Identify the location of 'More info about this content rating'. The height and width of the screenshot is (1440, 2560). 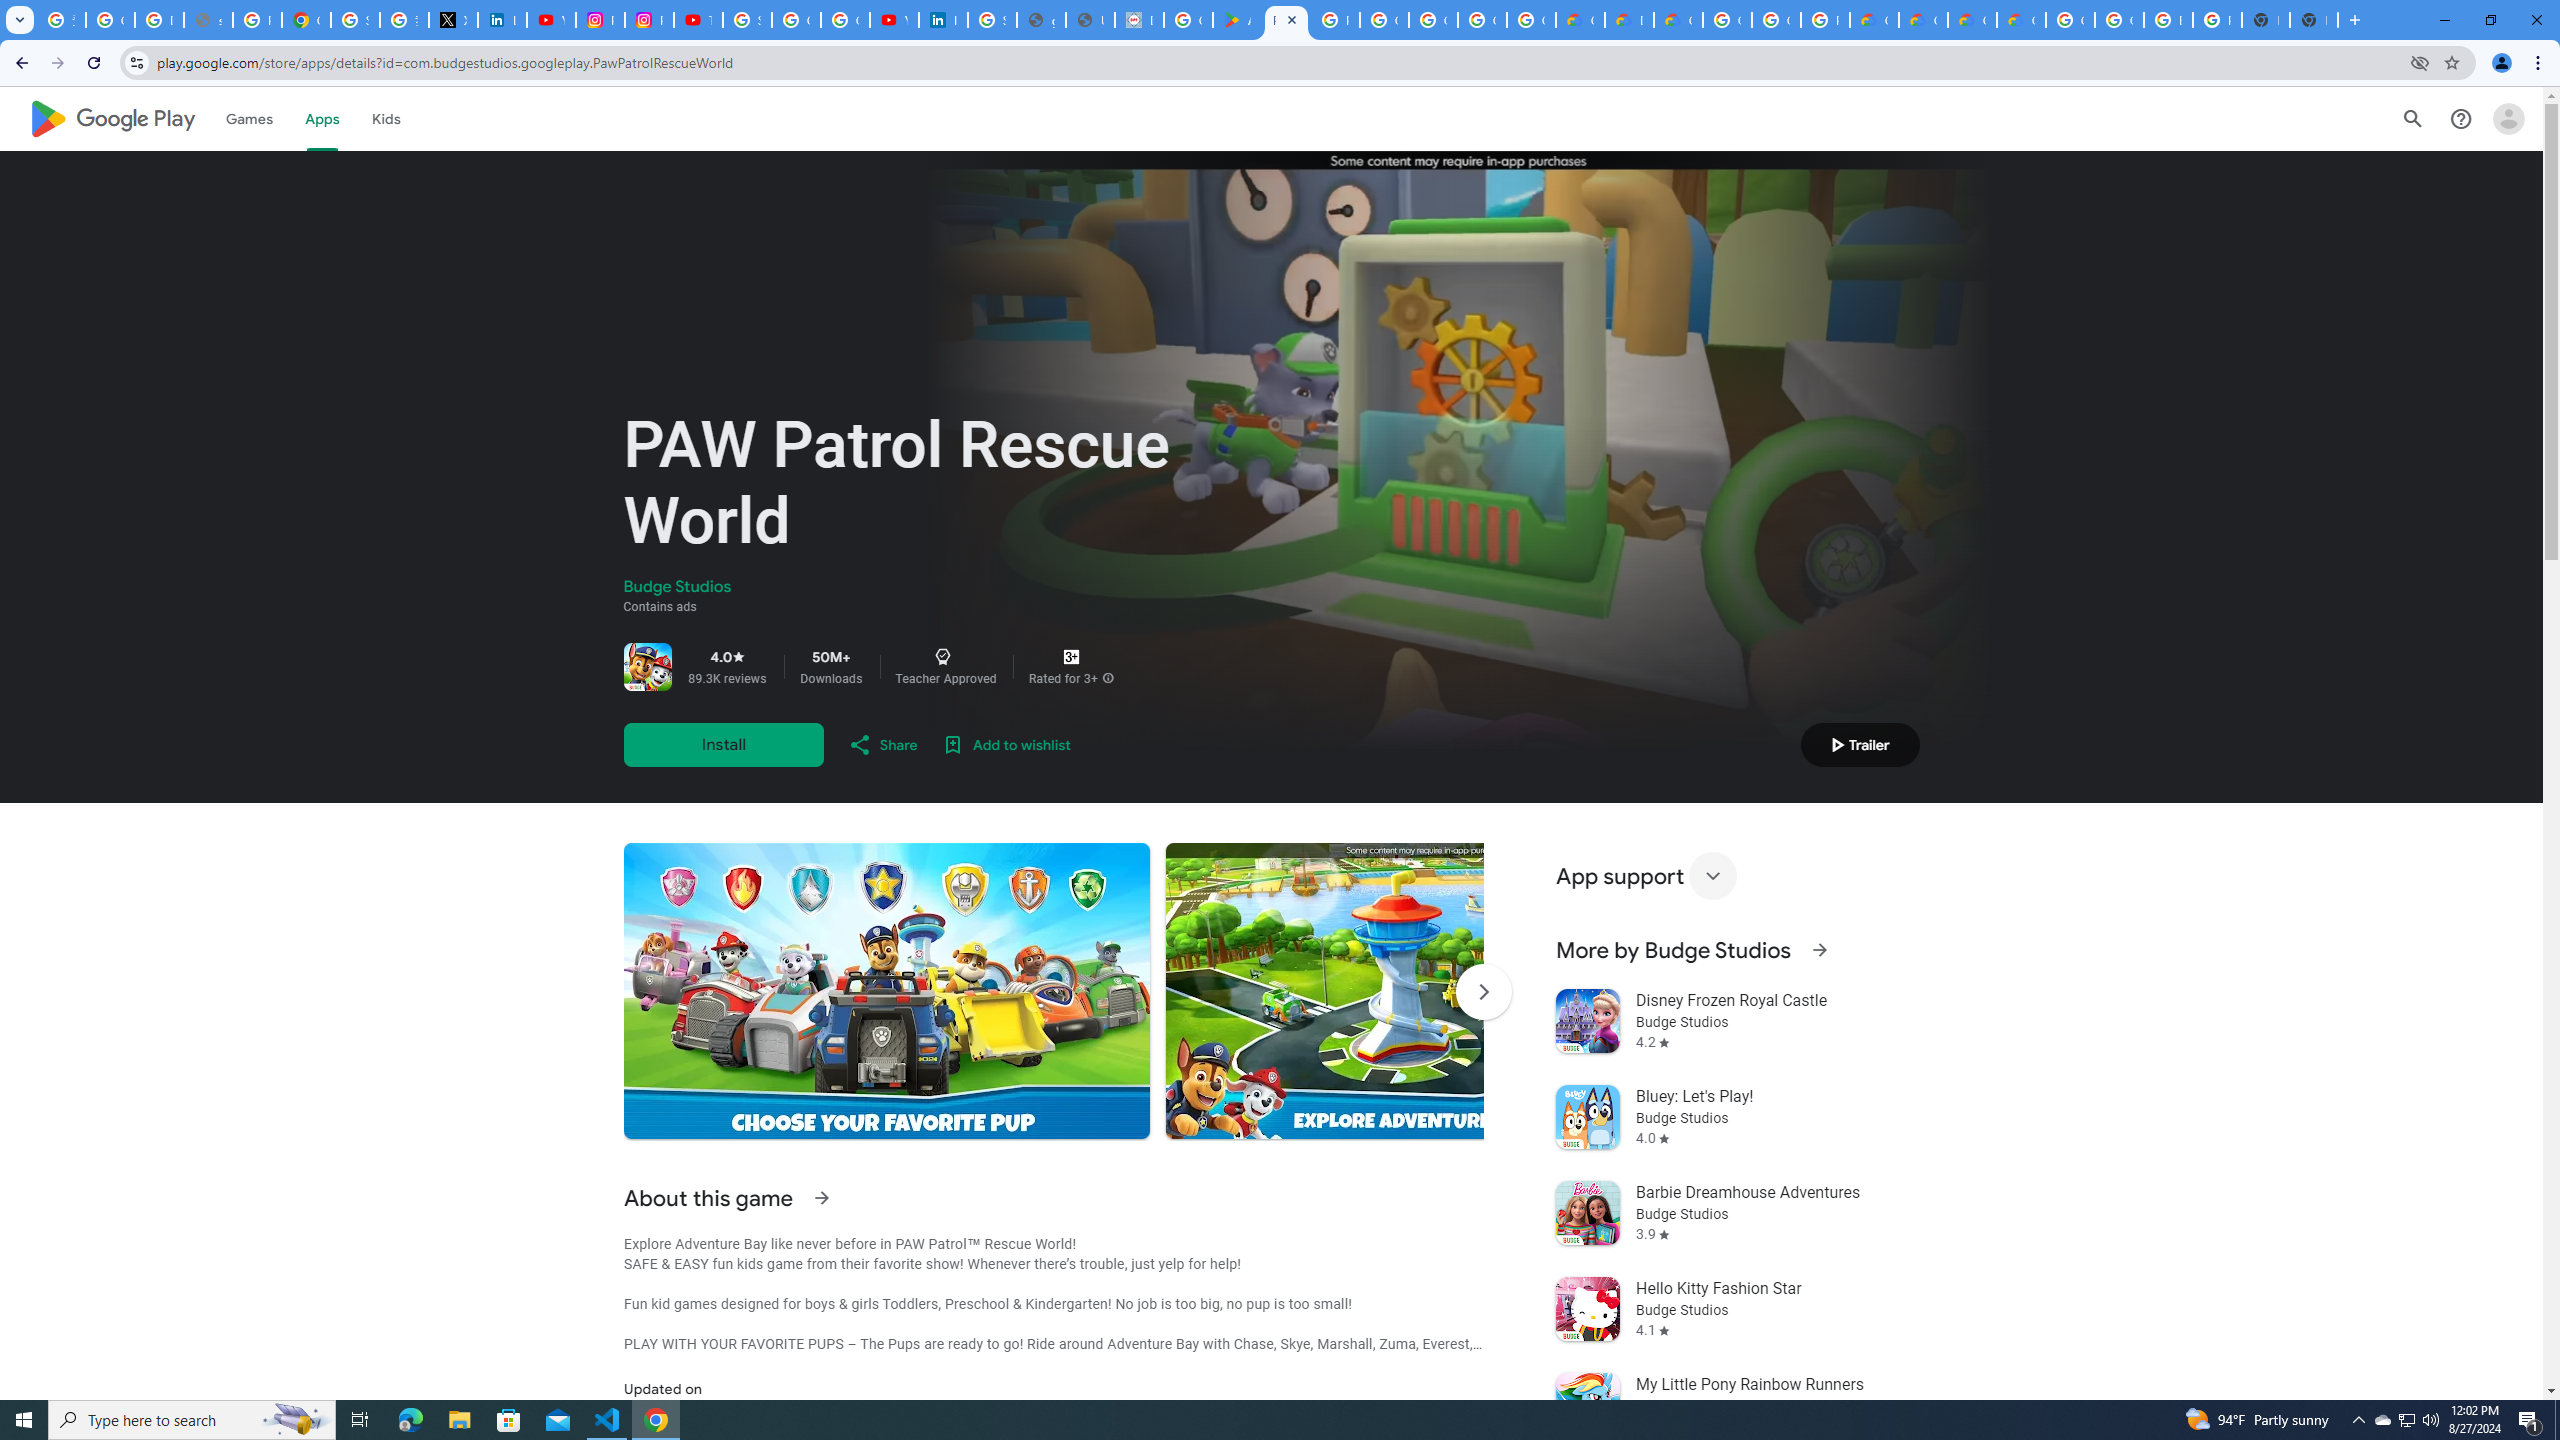
(1108, 677).